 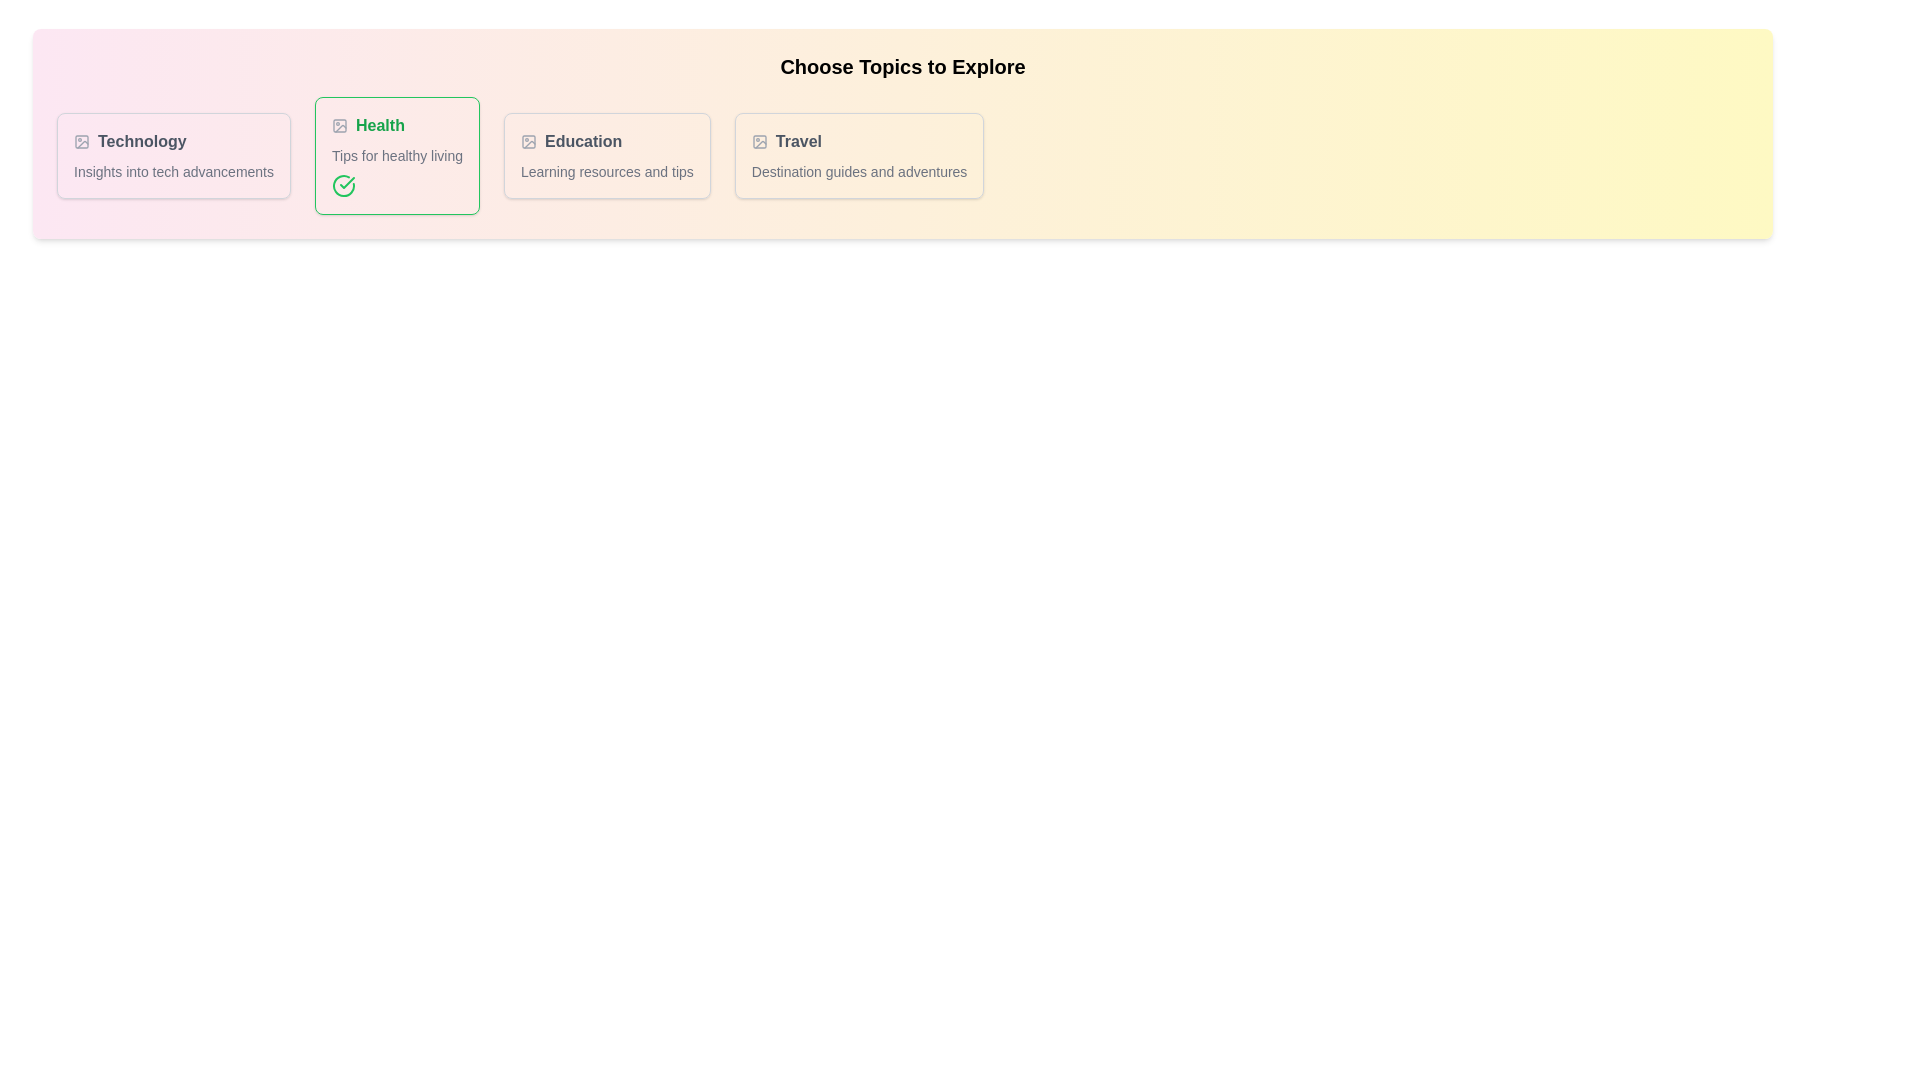 I want to click on the tag labeled Health to reveal its additional context, so click(x=397, y=126).